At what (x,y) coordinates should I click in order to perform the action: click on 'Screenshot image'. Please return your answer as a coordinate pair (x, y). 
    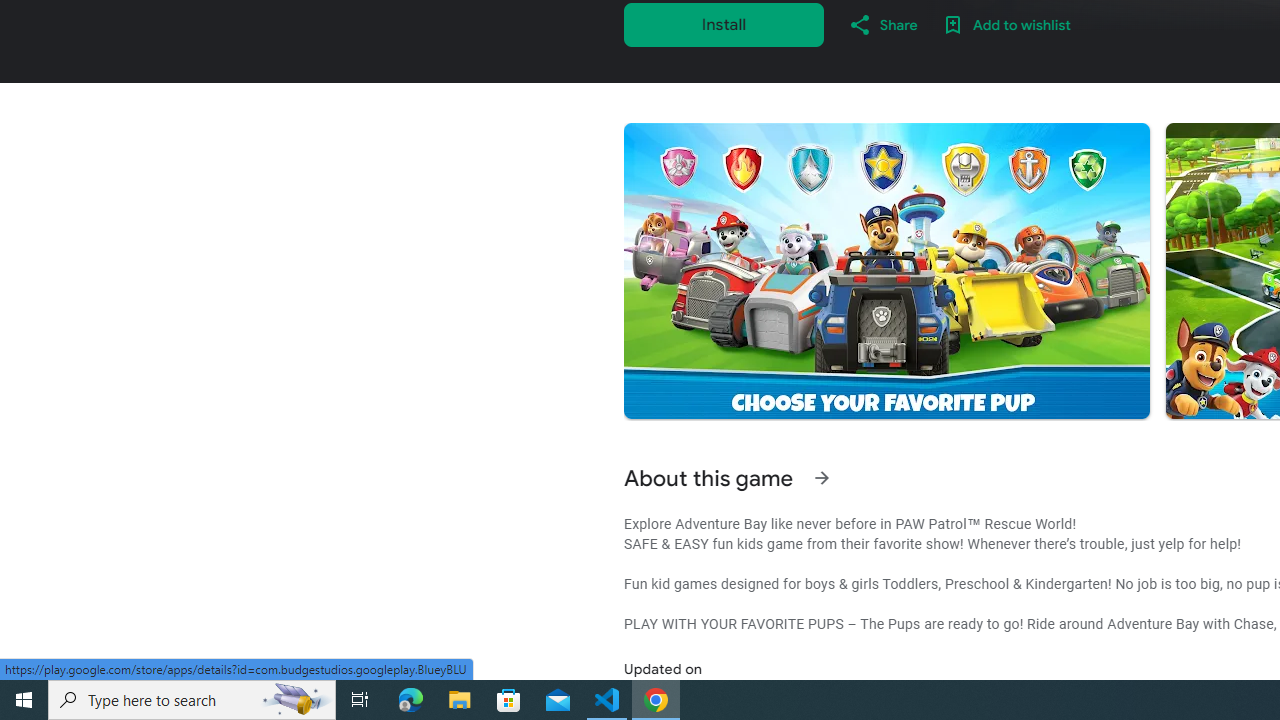
    Looking at the image, I should click on (885, 271).